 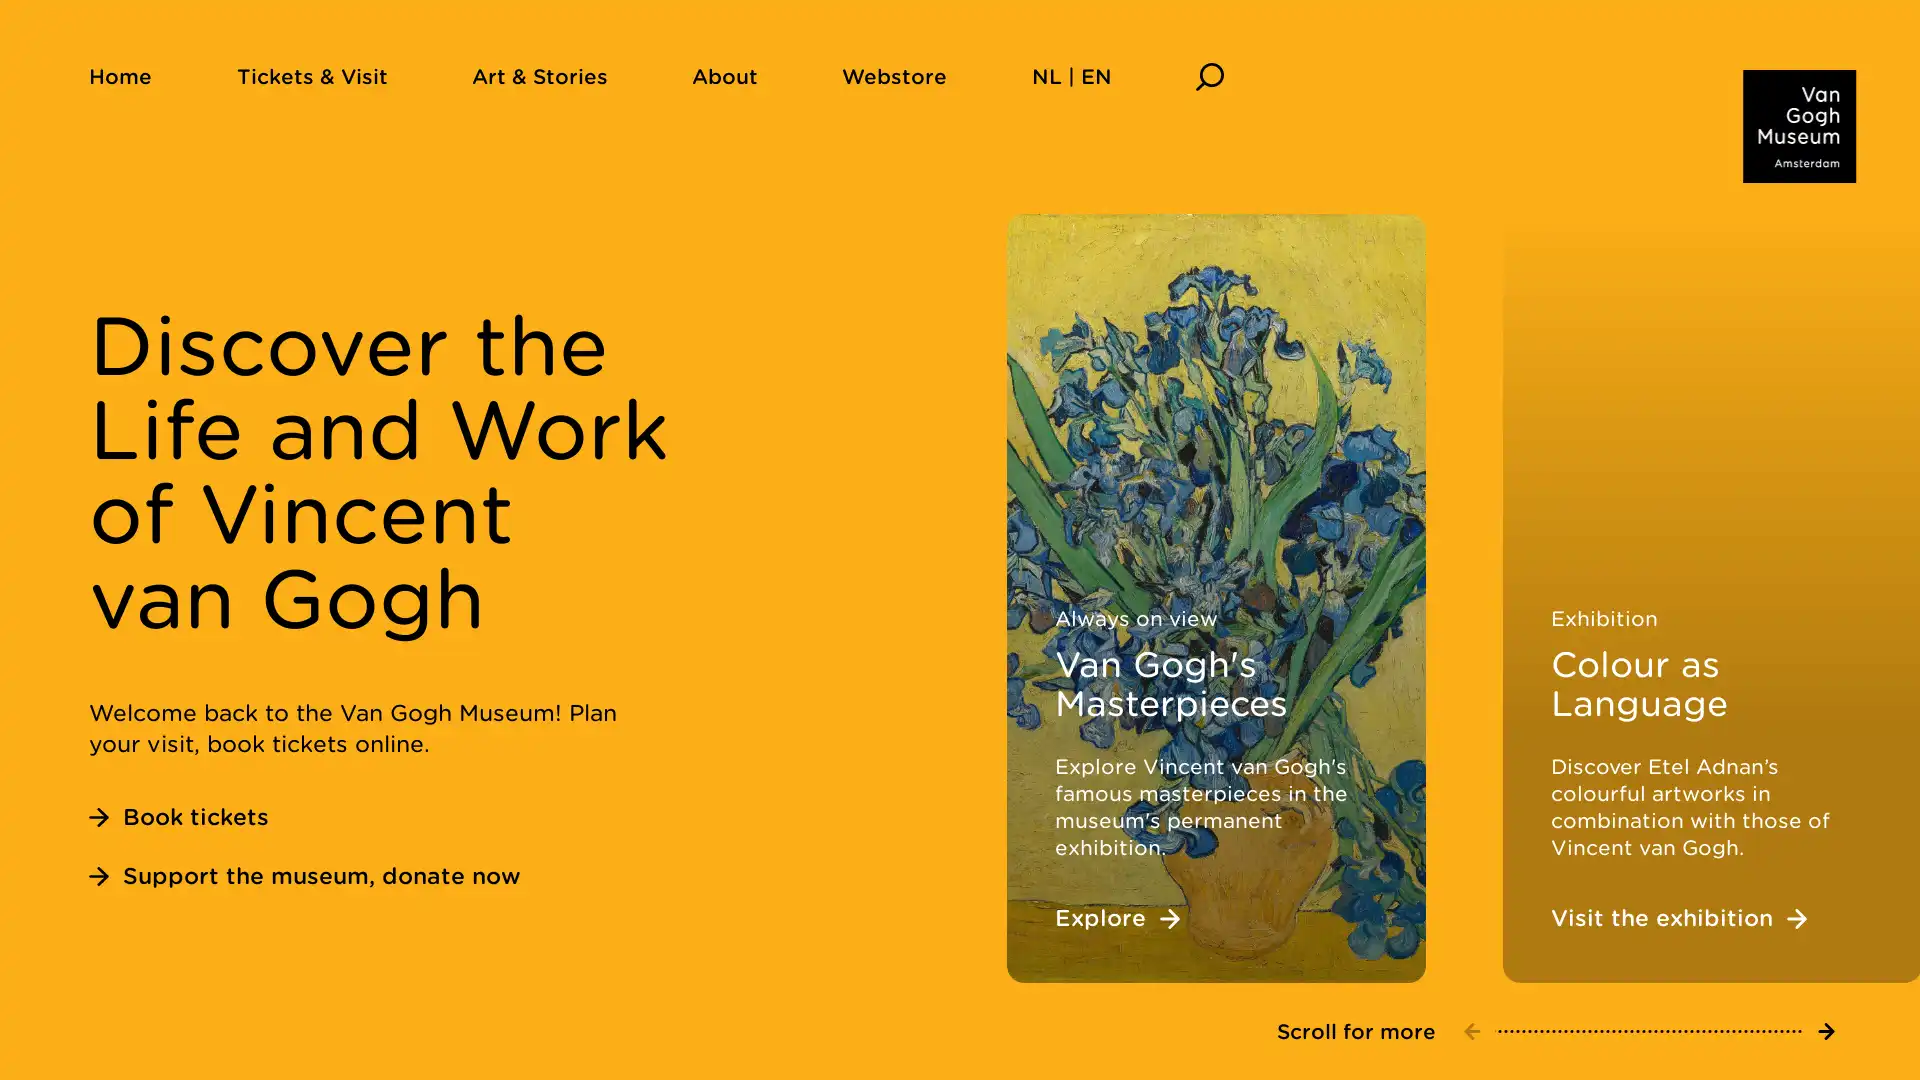 What do you see at coordinates (1208, 75) in the screenshot?
I see `Search` at bounding box center [1208, 75].